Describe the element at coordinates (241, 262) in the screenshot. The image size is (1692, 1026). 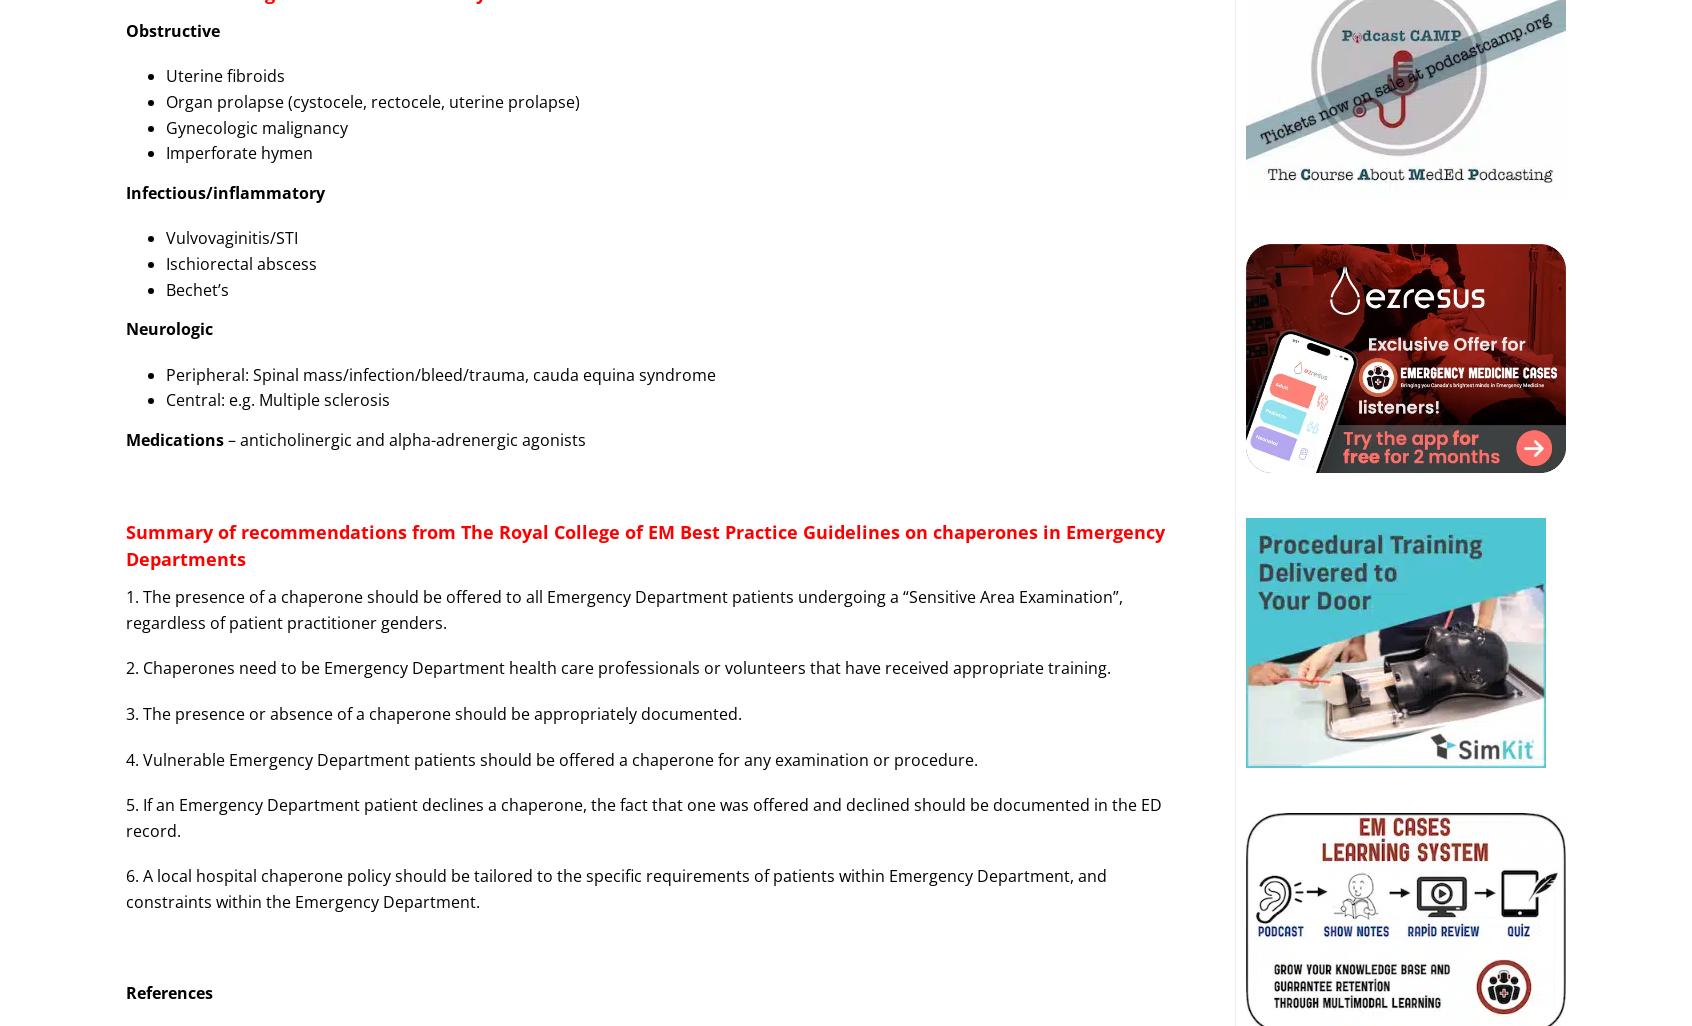
I see `'Ischiorectal abscess'` at that location.